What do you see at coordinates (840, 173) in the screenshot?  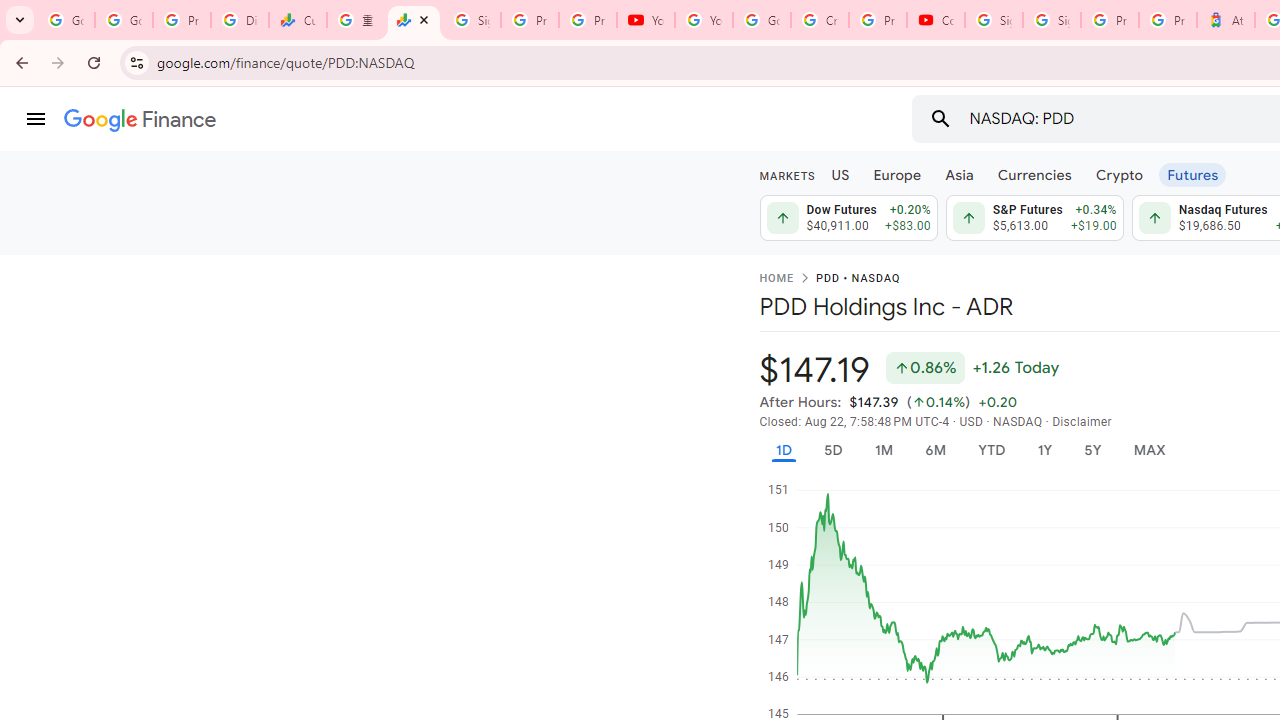 I see `'US'` at bounding box center [840, 173].